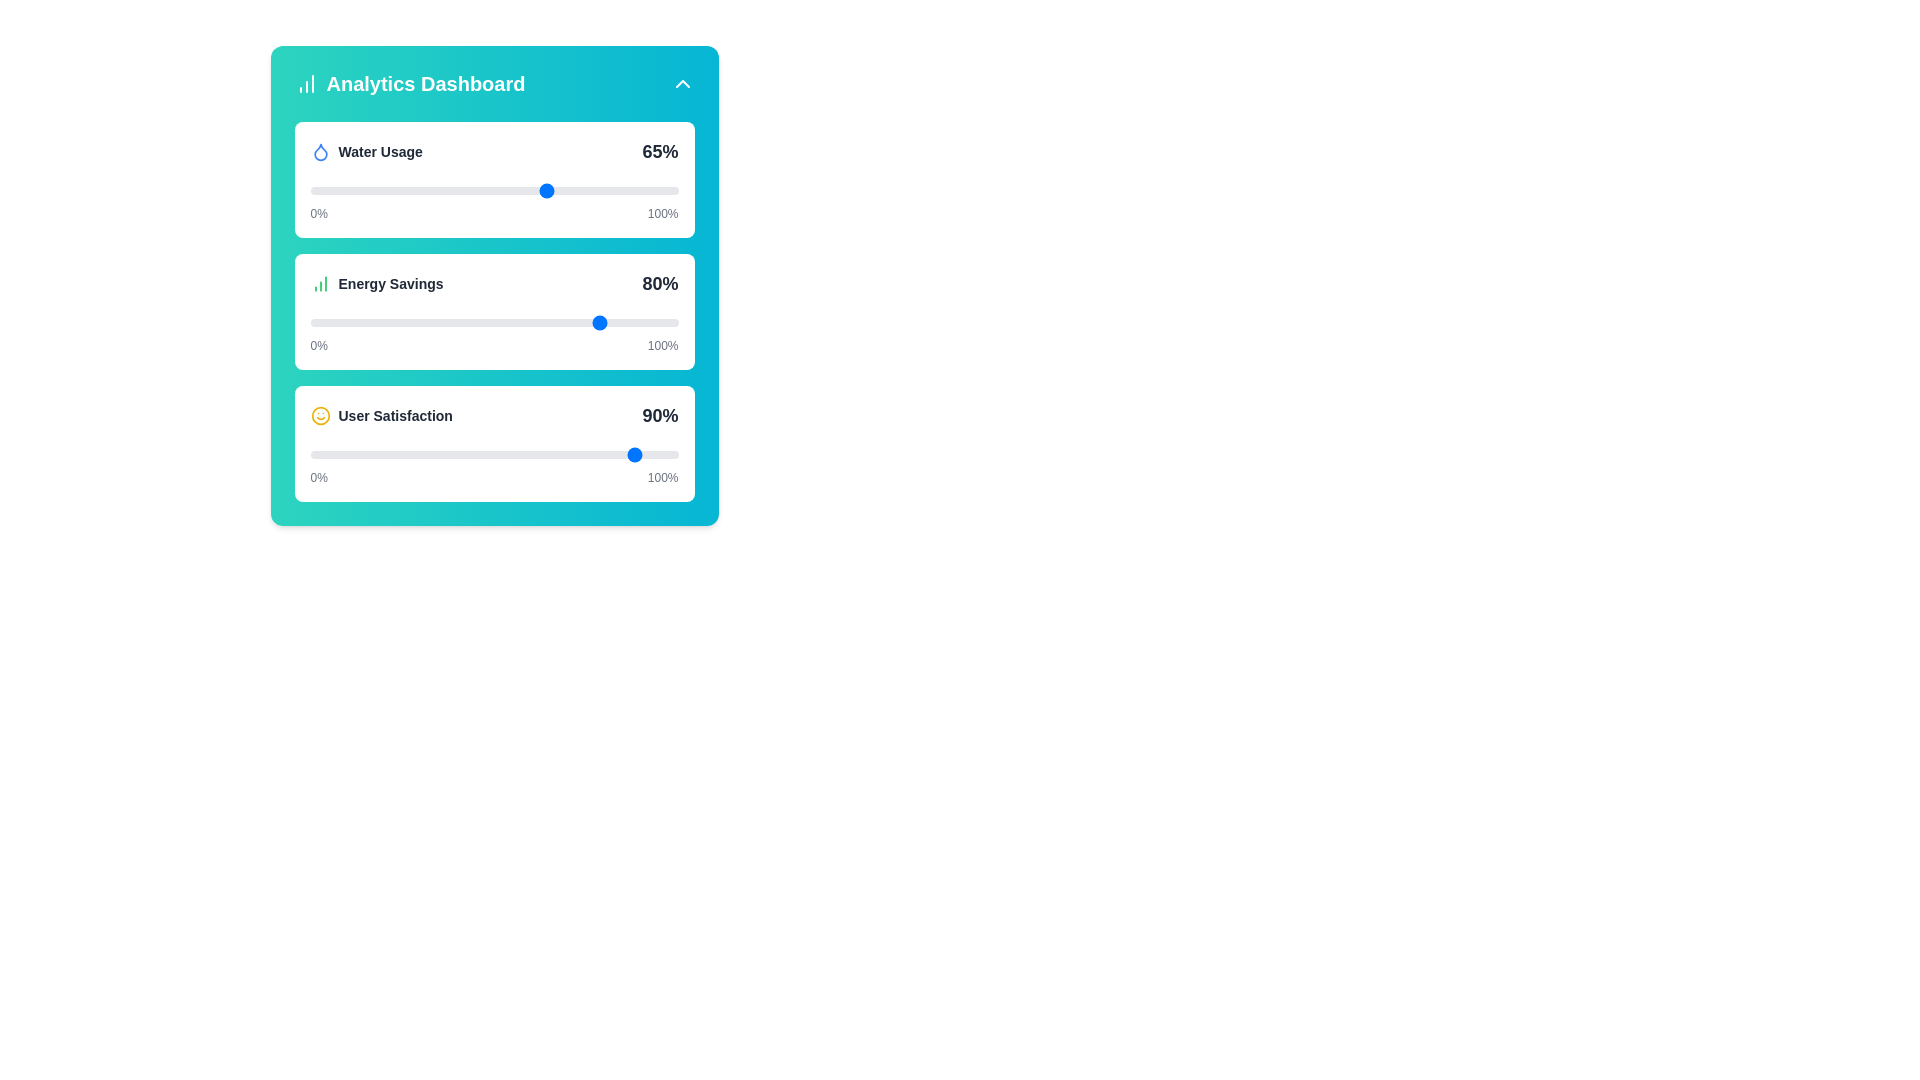  Describe the element at coordinates (320, 415) in the screenshot. I see `the smiley face icon located in the 'User Satisfaction' section of the dashboard, positioned to the left of the text 'User Satisfaction'` at that location.